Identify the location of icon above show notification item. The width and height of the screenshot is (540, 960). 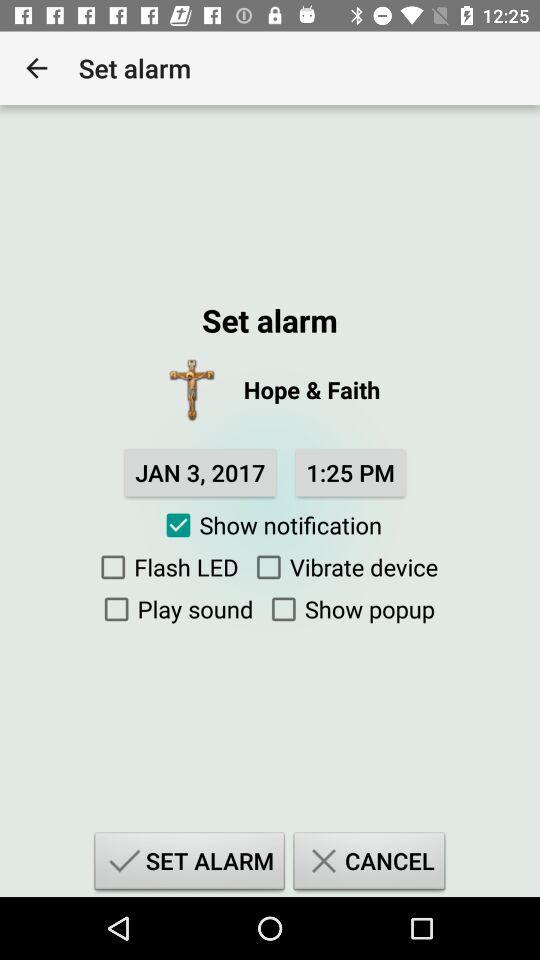
(200, 472).